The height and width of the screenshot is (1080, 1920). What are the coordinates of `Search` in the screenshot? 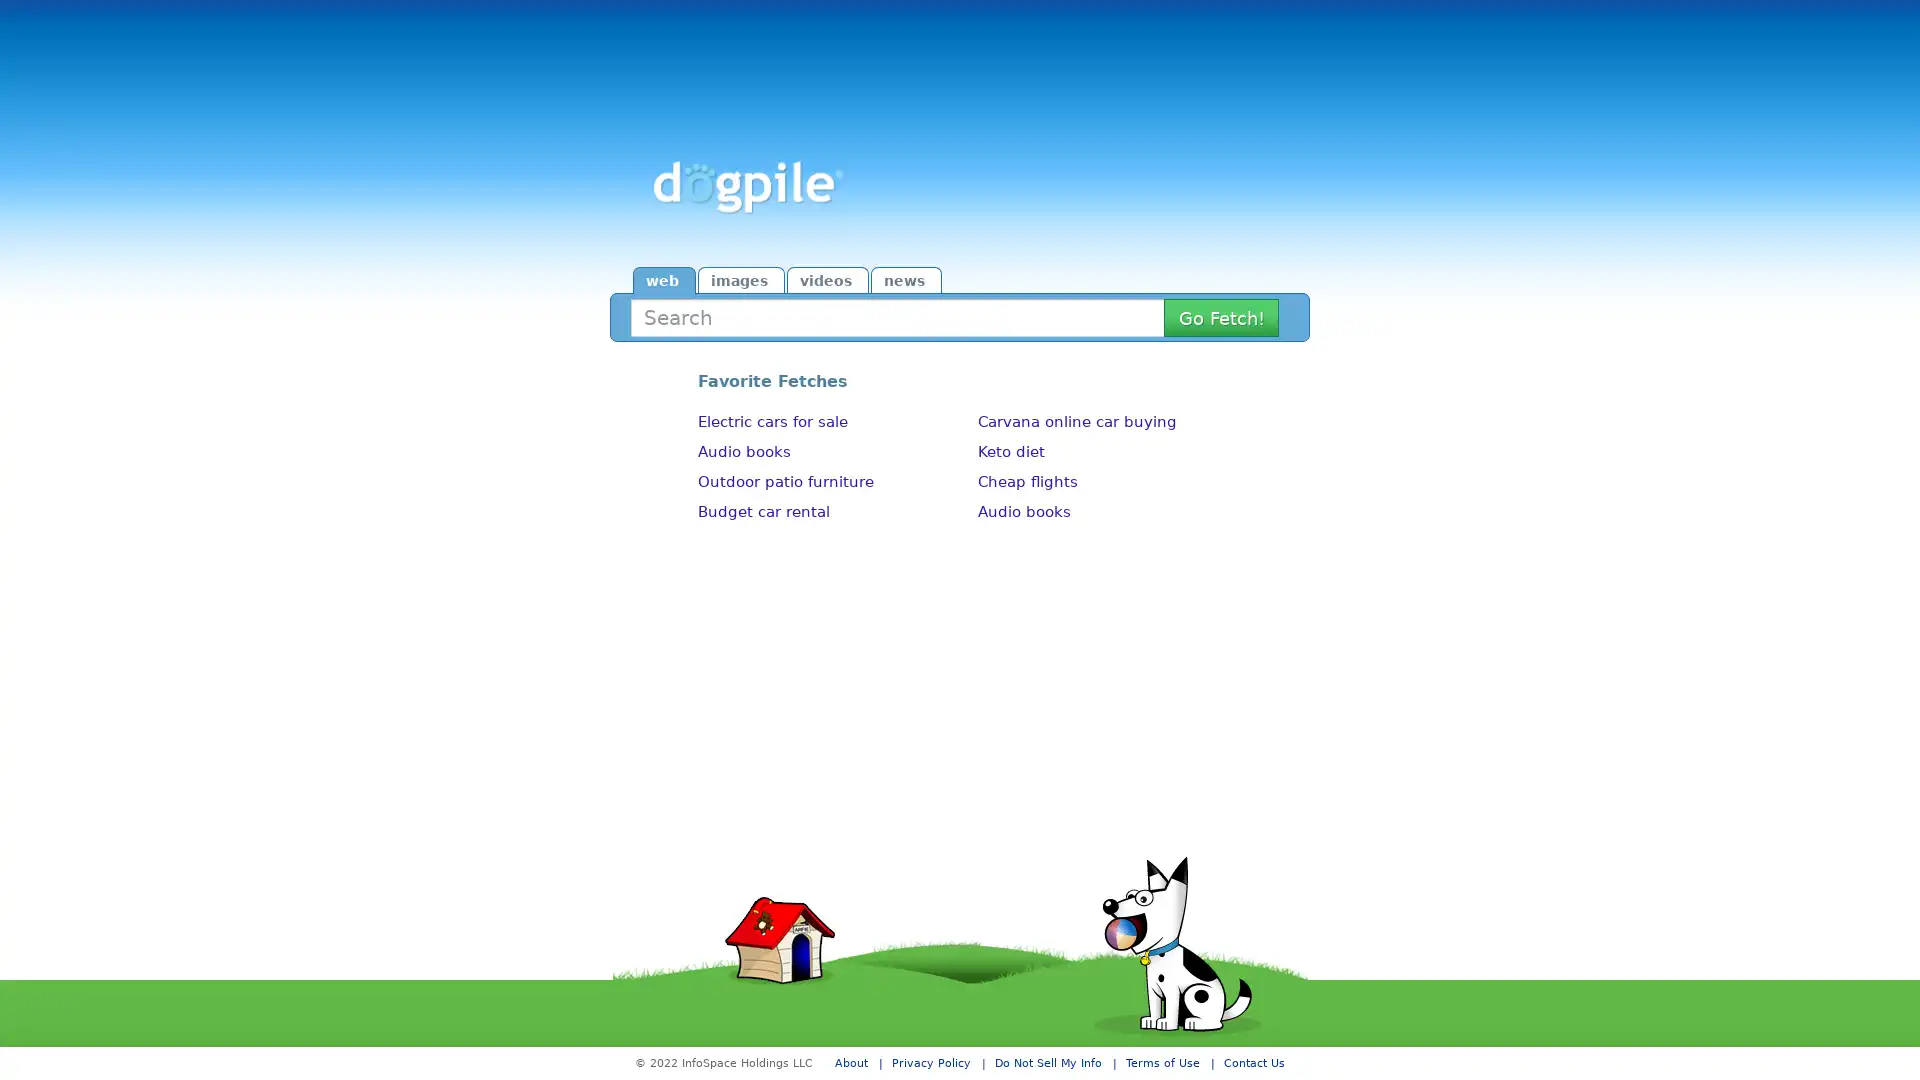 It's located at (1220, 316).